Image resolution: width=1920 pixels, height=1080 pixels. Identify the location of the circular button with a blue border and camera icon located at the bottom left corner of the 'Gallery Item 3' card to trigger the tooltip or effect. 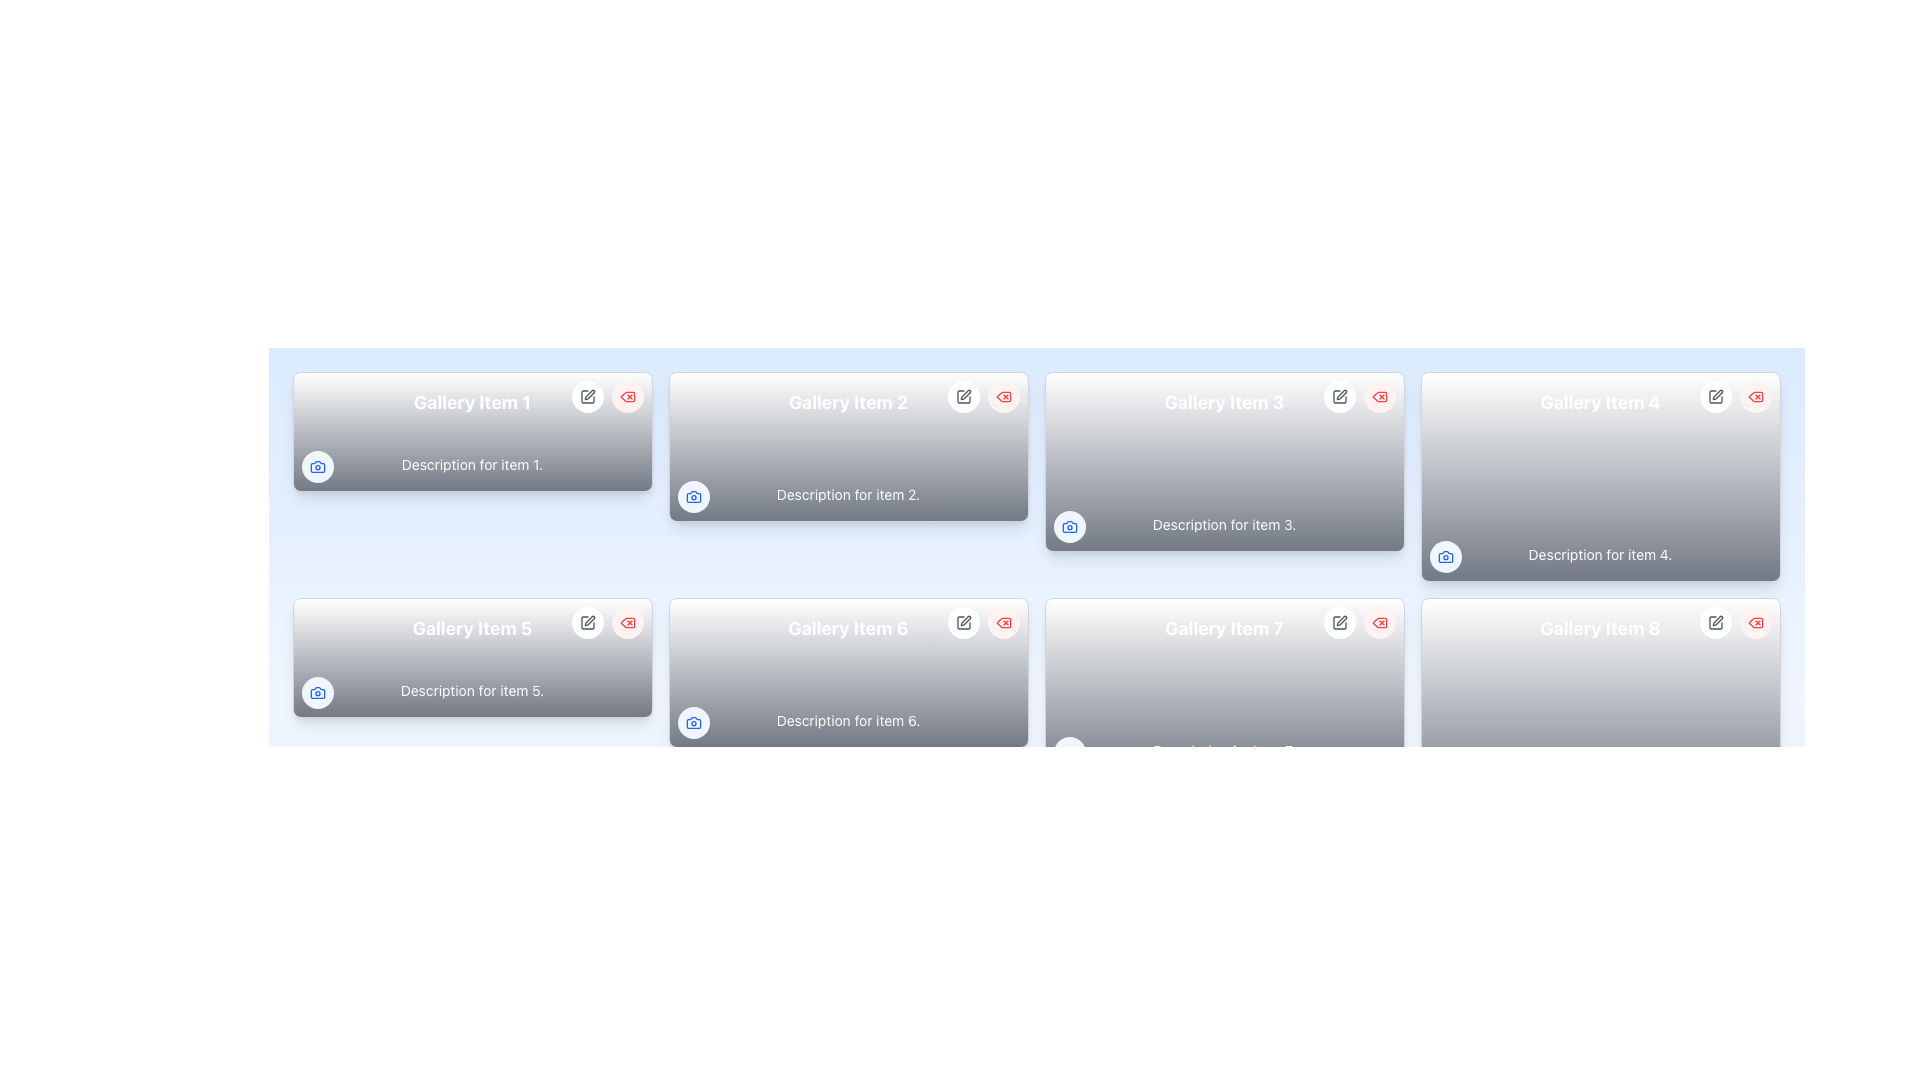
(1068, 526).